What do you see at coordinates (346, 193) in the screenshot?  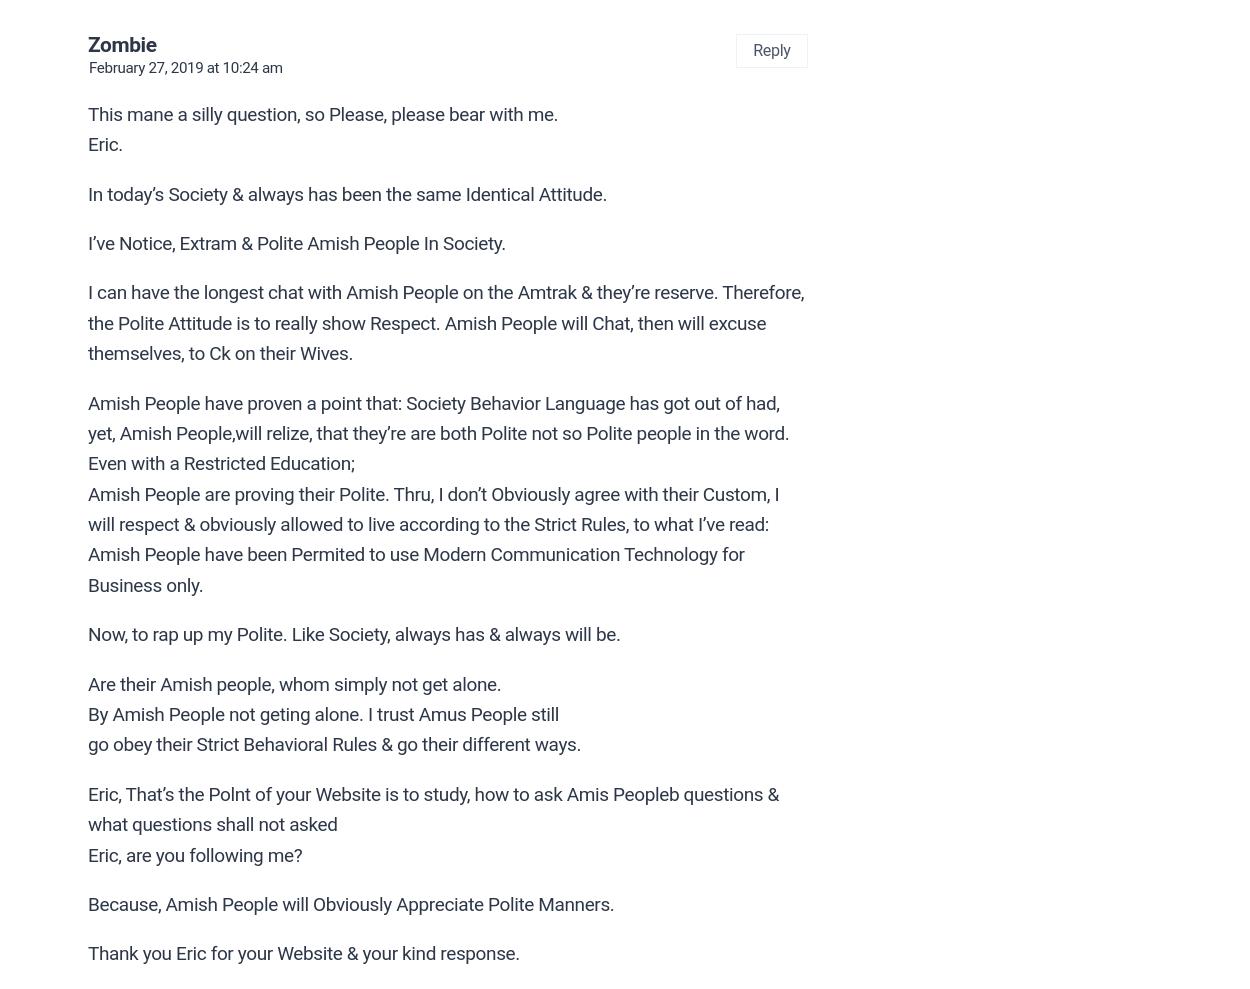 I see `'In today’s Society & always has been the same Identical Attitude.'` at bounding box center [346, 193].